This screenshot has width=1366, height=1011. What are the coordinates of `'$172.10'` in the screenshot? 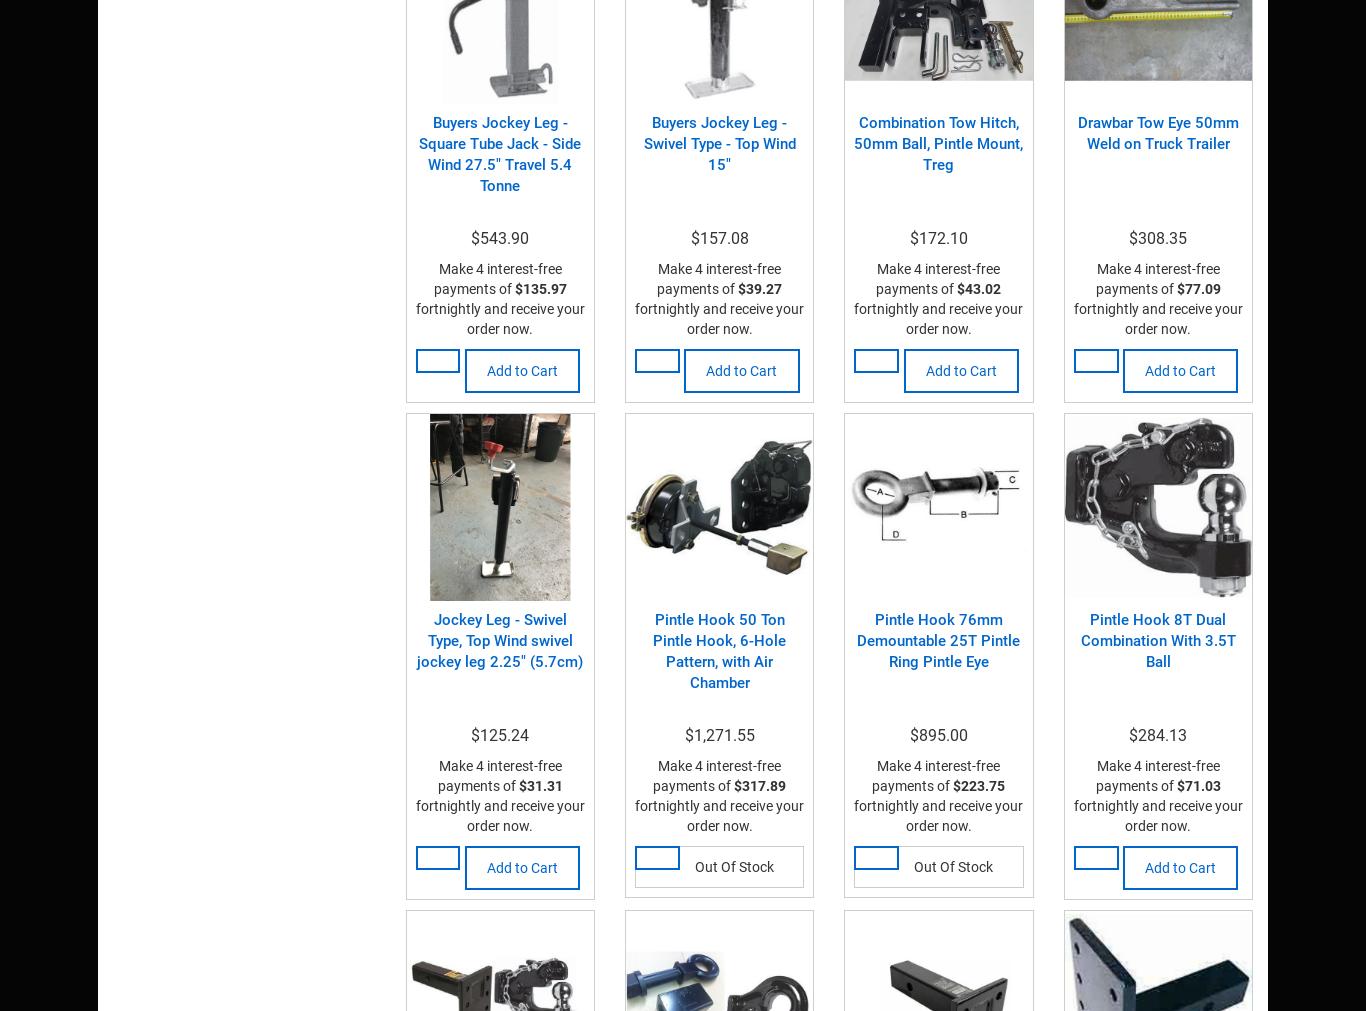 It's located at (938, 237).